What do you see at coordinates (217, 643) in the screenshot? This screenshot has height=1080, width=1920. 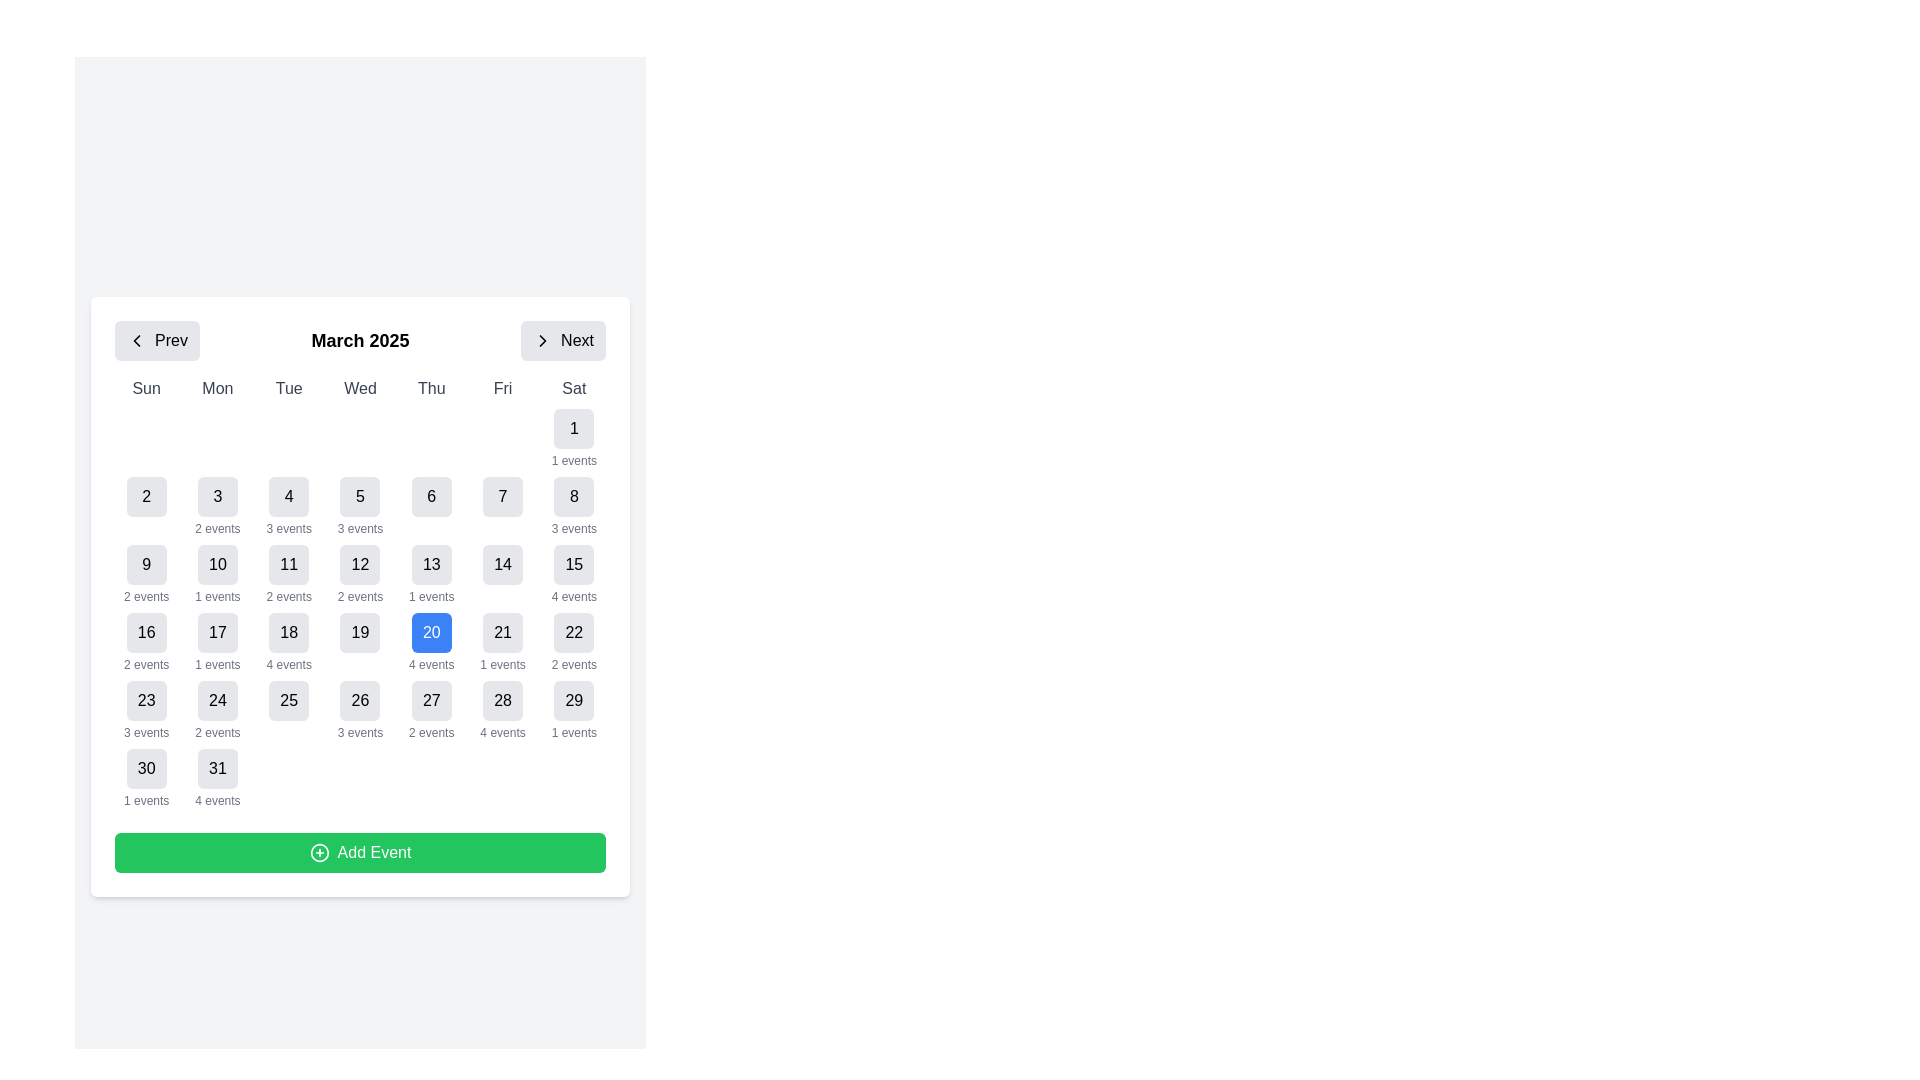 I see `the 17th day entry in the calendar view` at bounding box center [217, 643].